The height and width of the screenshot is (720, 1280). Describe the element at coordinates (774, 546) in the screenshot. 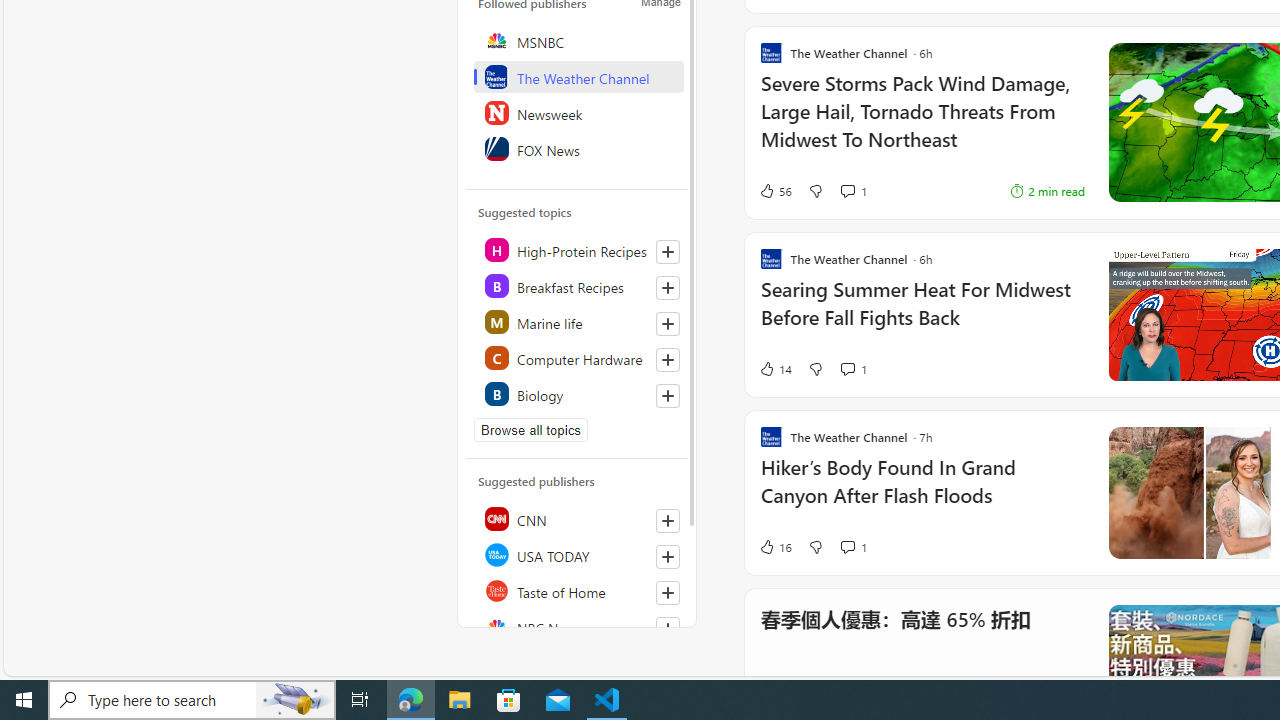

I see `'16 Like'` at that location.